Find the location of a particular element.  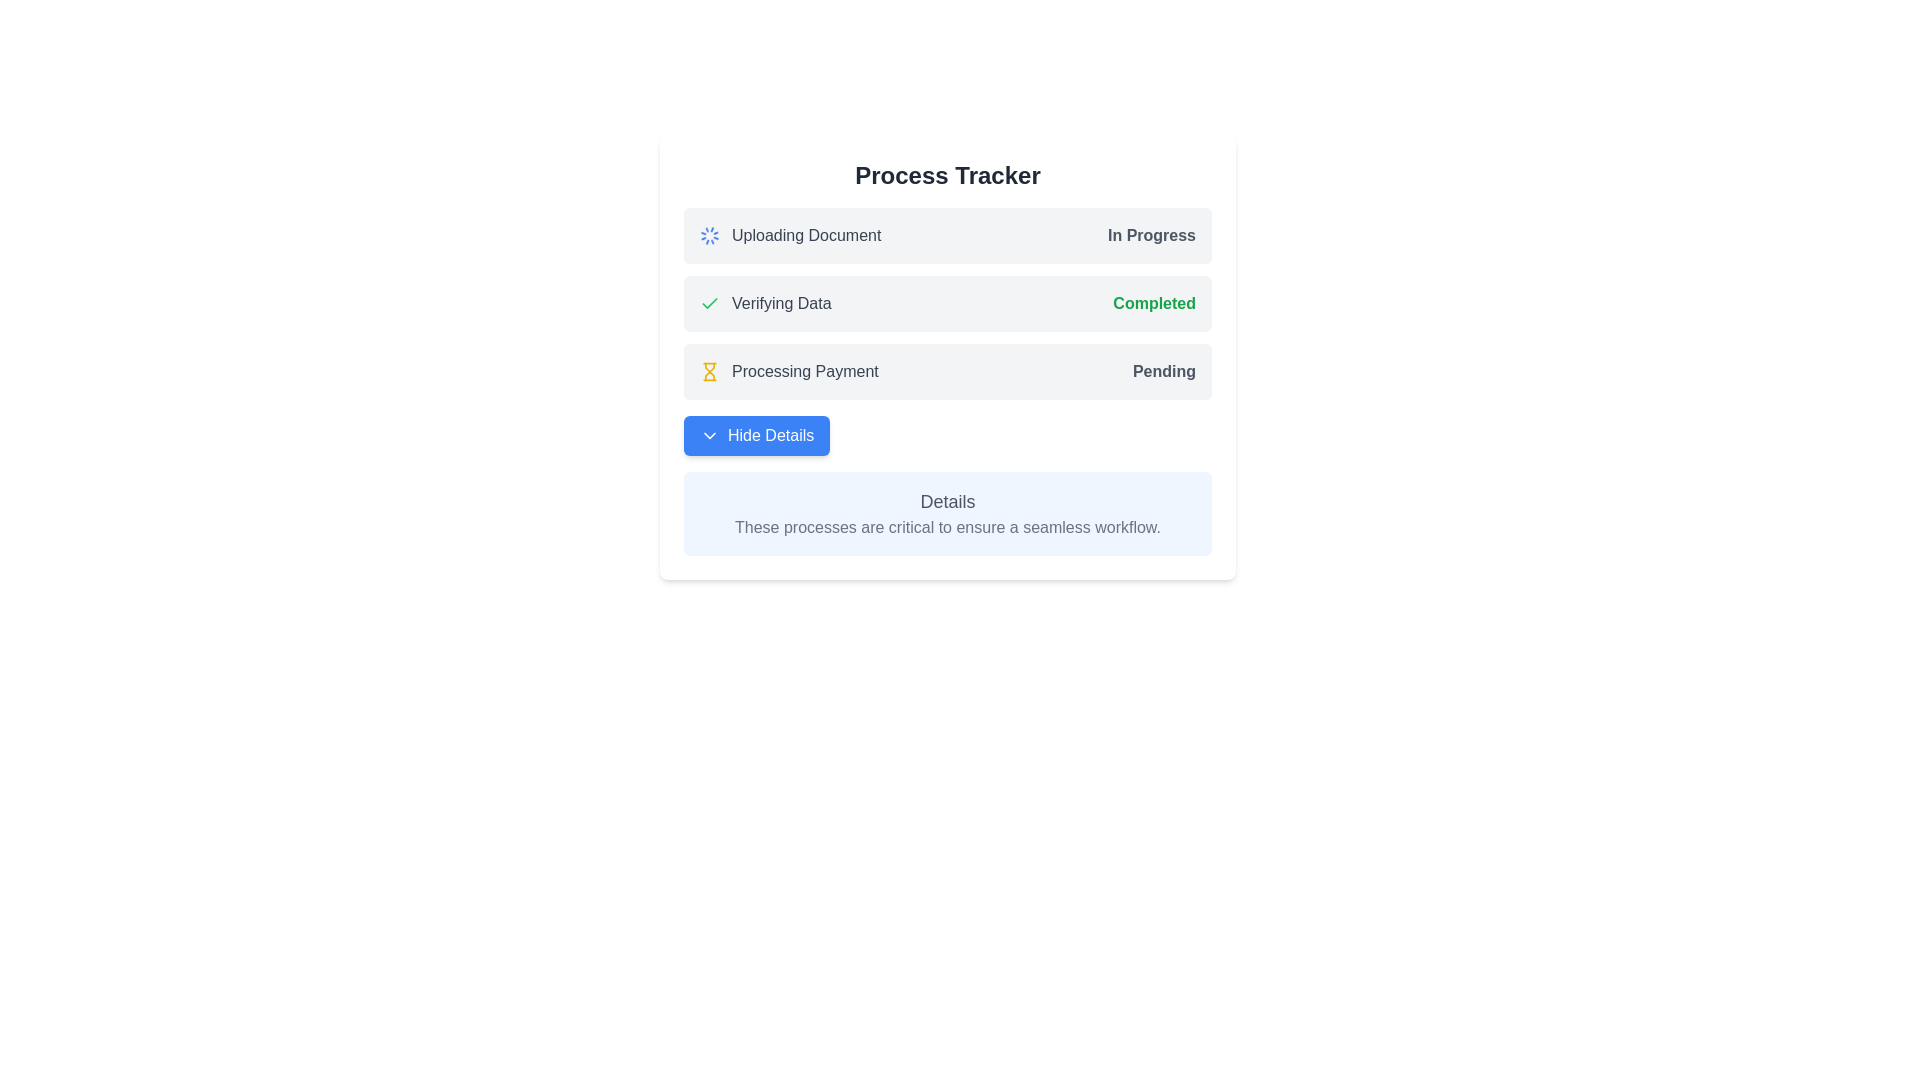

the status indicator label that specifies the completion of the 'Verifying Data' process, located to the right of the 'Verifying Data' label is located at coordinates (1154, 304).